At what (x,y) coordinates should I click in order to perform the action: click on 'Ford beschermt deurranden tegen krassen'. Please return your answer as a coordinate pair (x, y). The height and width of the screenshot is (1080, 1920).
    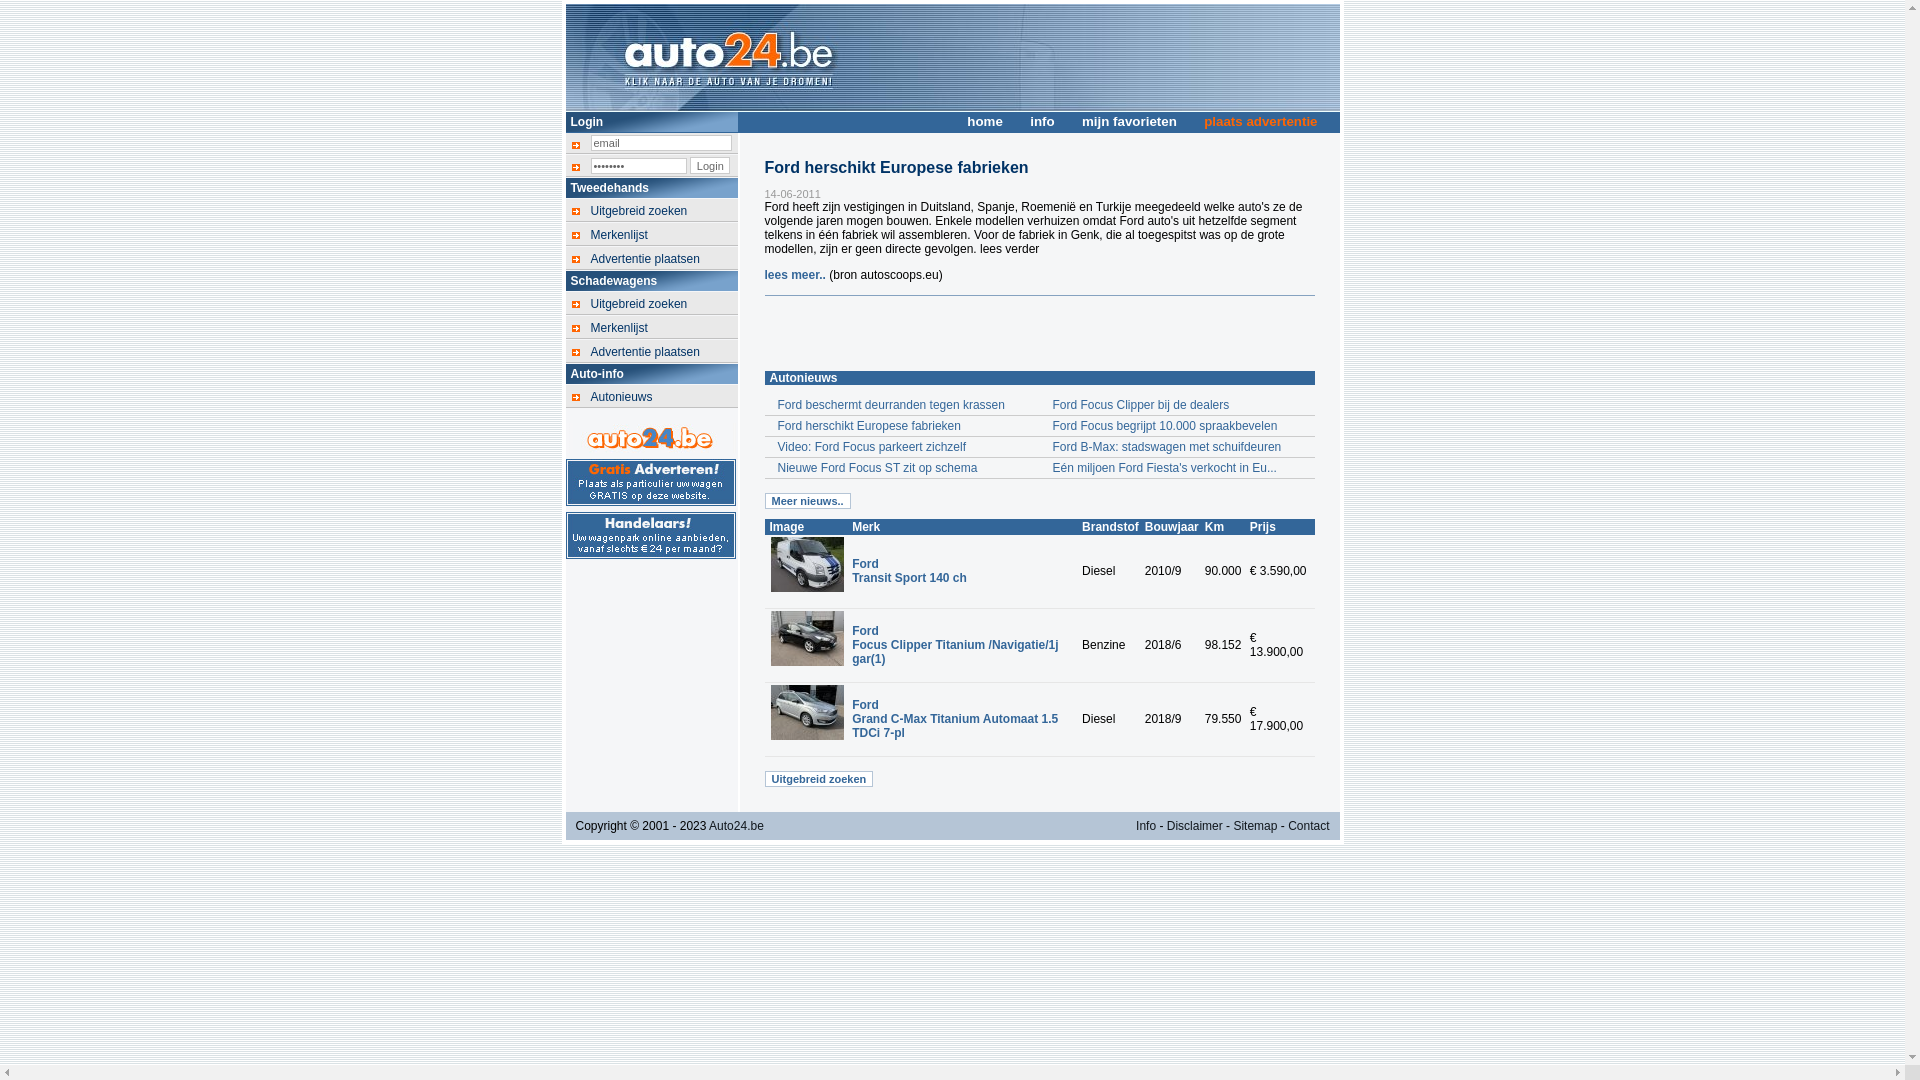
    Looking at the image, I should click on (900, 405).